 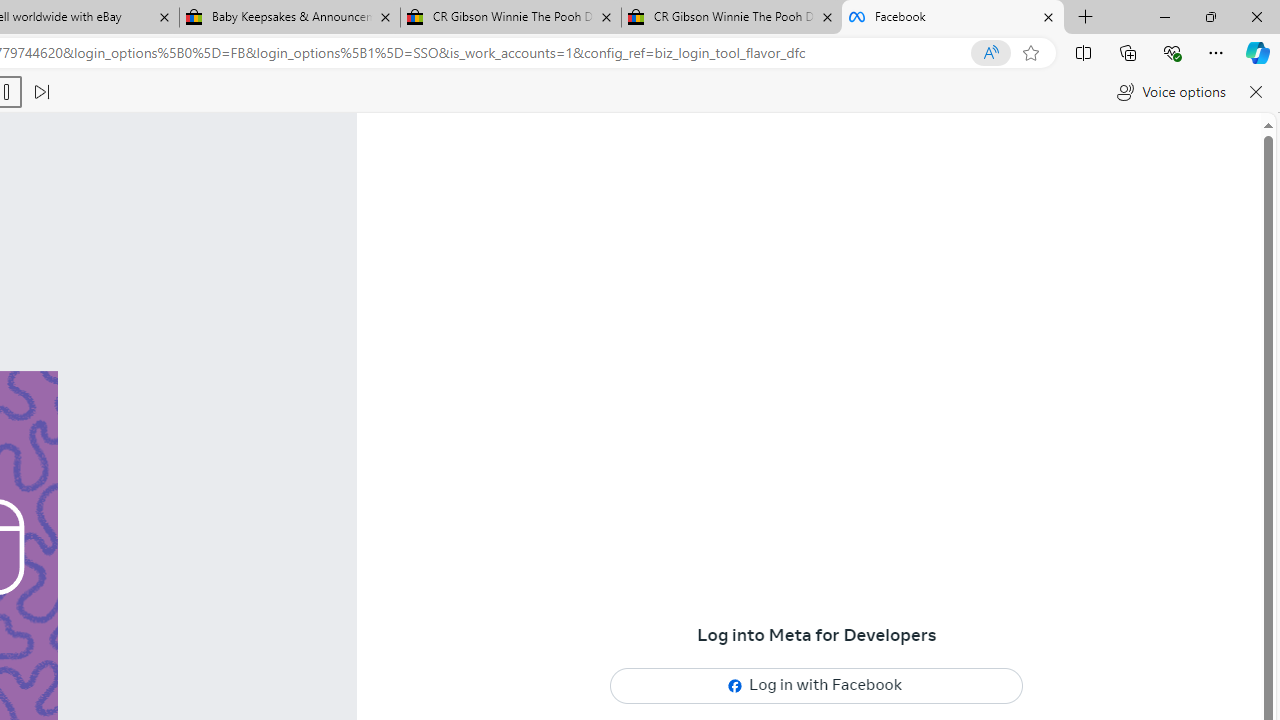 What do you see at coordinates (1171, 92) in the screenshot?
I see `'Voice options'` at bounding box center [1171, 92].